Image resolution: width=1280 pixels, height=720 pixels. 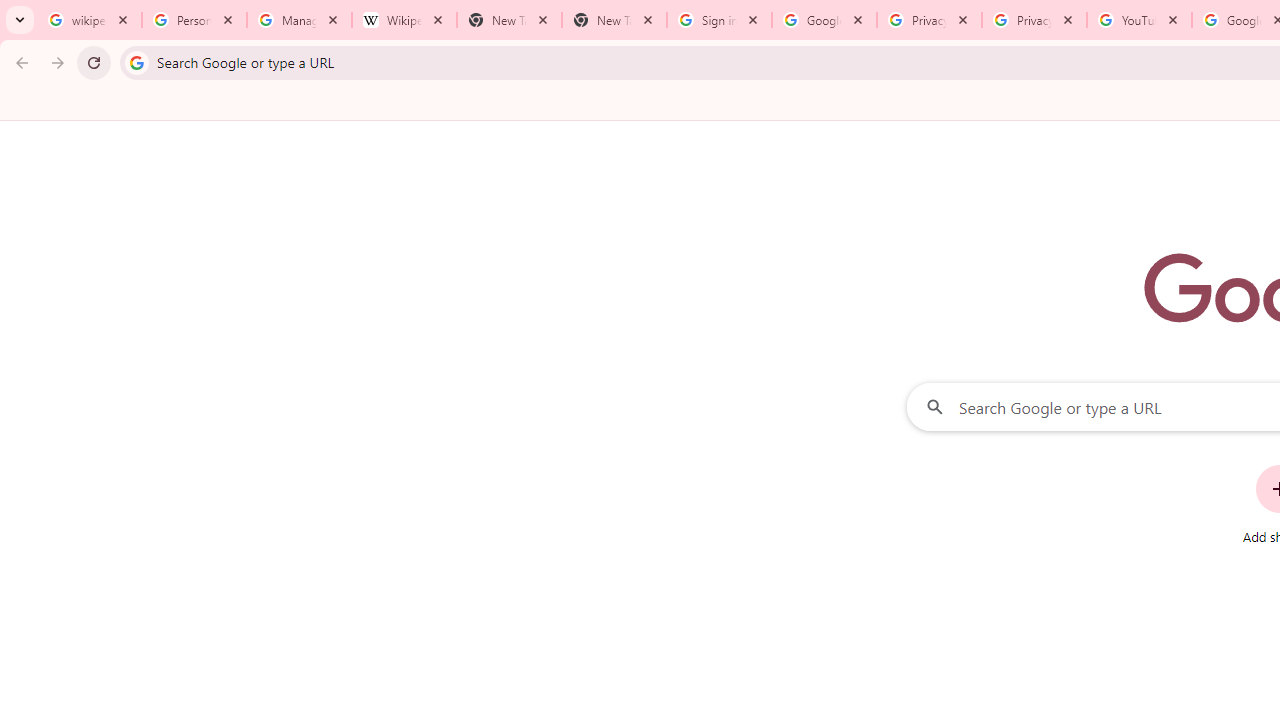 I want to click on 'Manage your Location History - Google Search Help', so click(x=298, y=20).